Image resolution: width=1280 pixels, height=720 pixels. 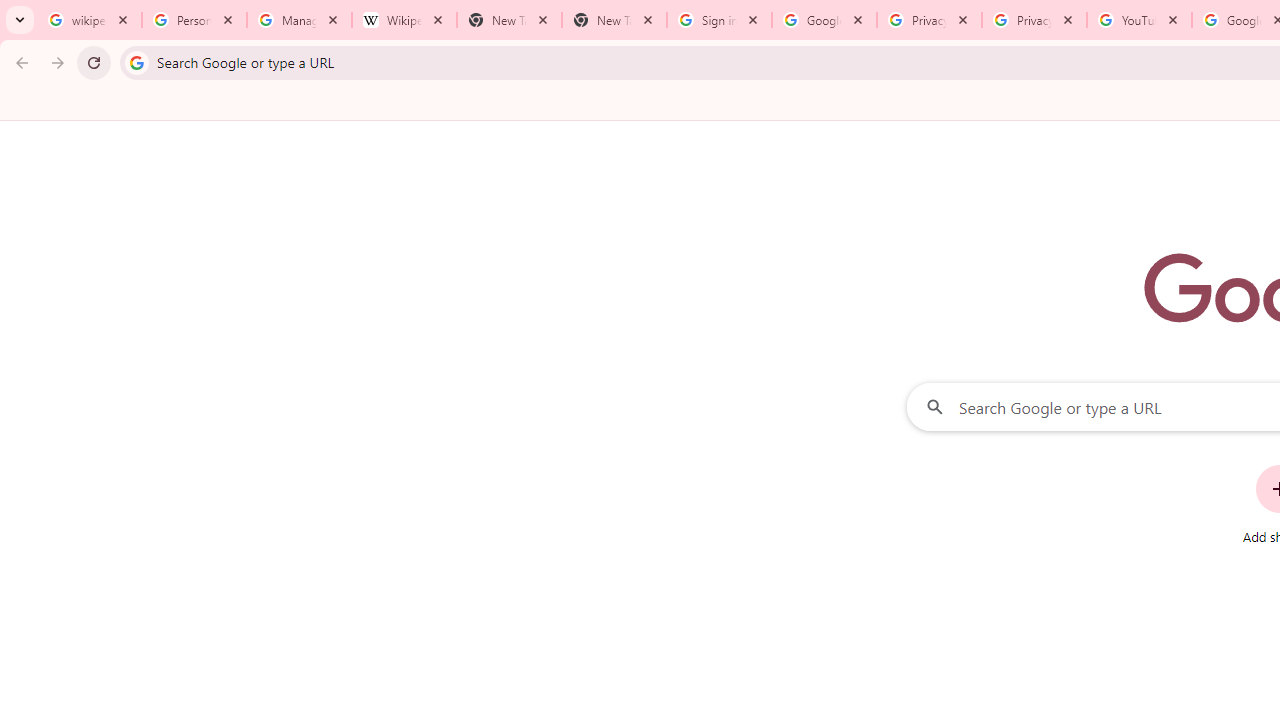 I want to click on 'Manage your Location History - Google Search Help', so click(x=298, y=20).